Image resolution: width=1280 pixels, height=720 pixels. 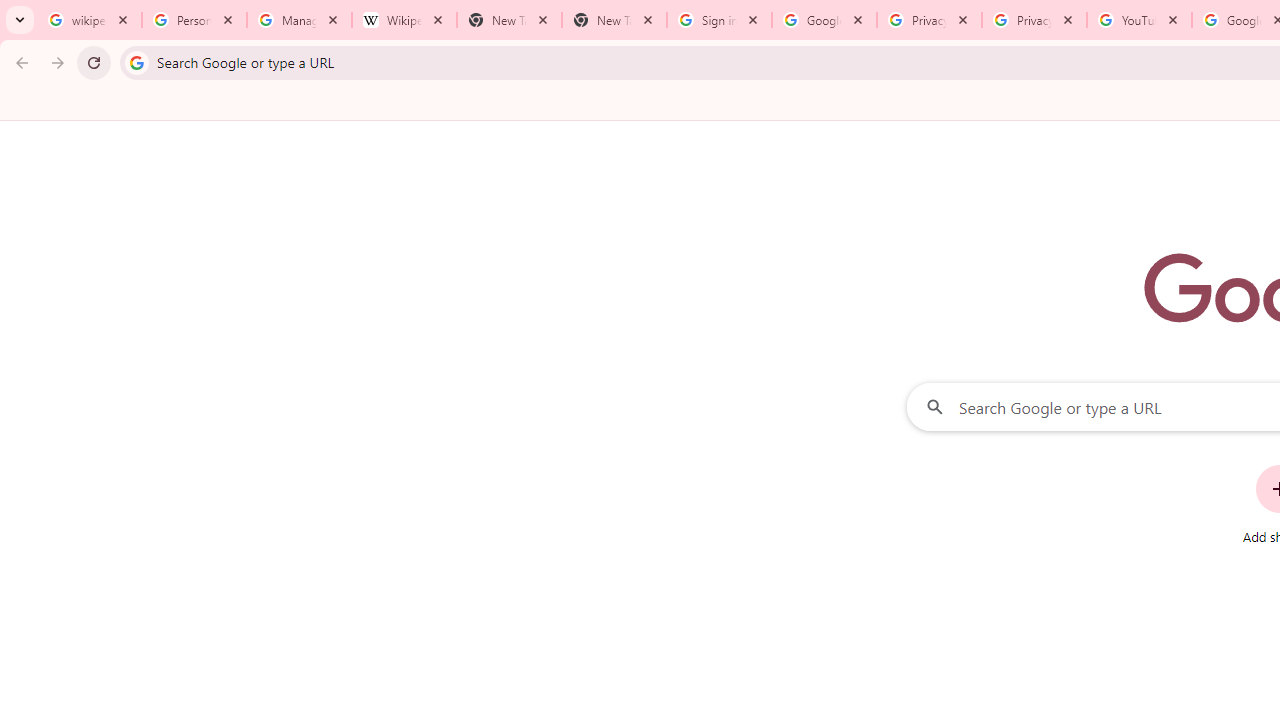 I want to click on 'Manage your Location History - Google Search Help', so click(x=298, y=20).